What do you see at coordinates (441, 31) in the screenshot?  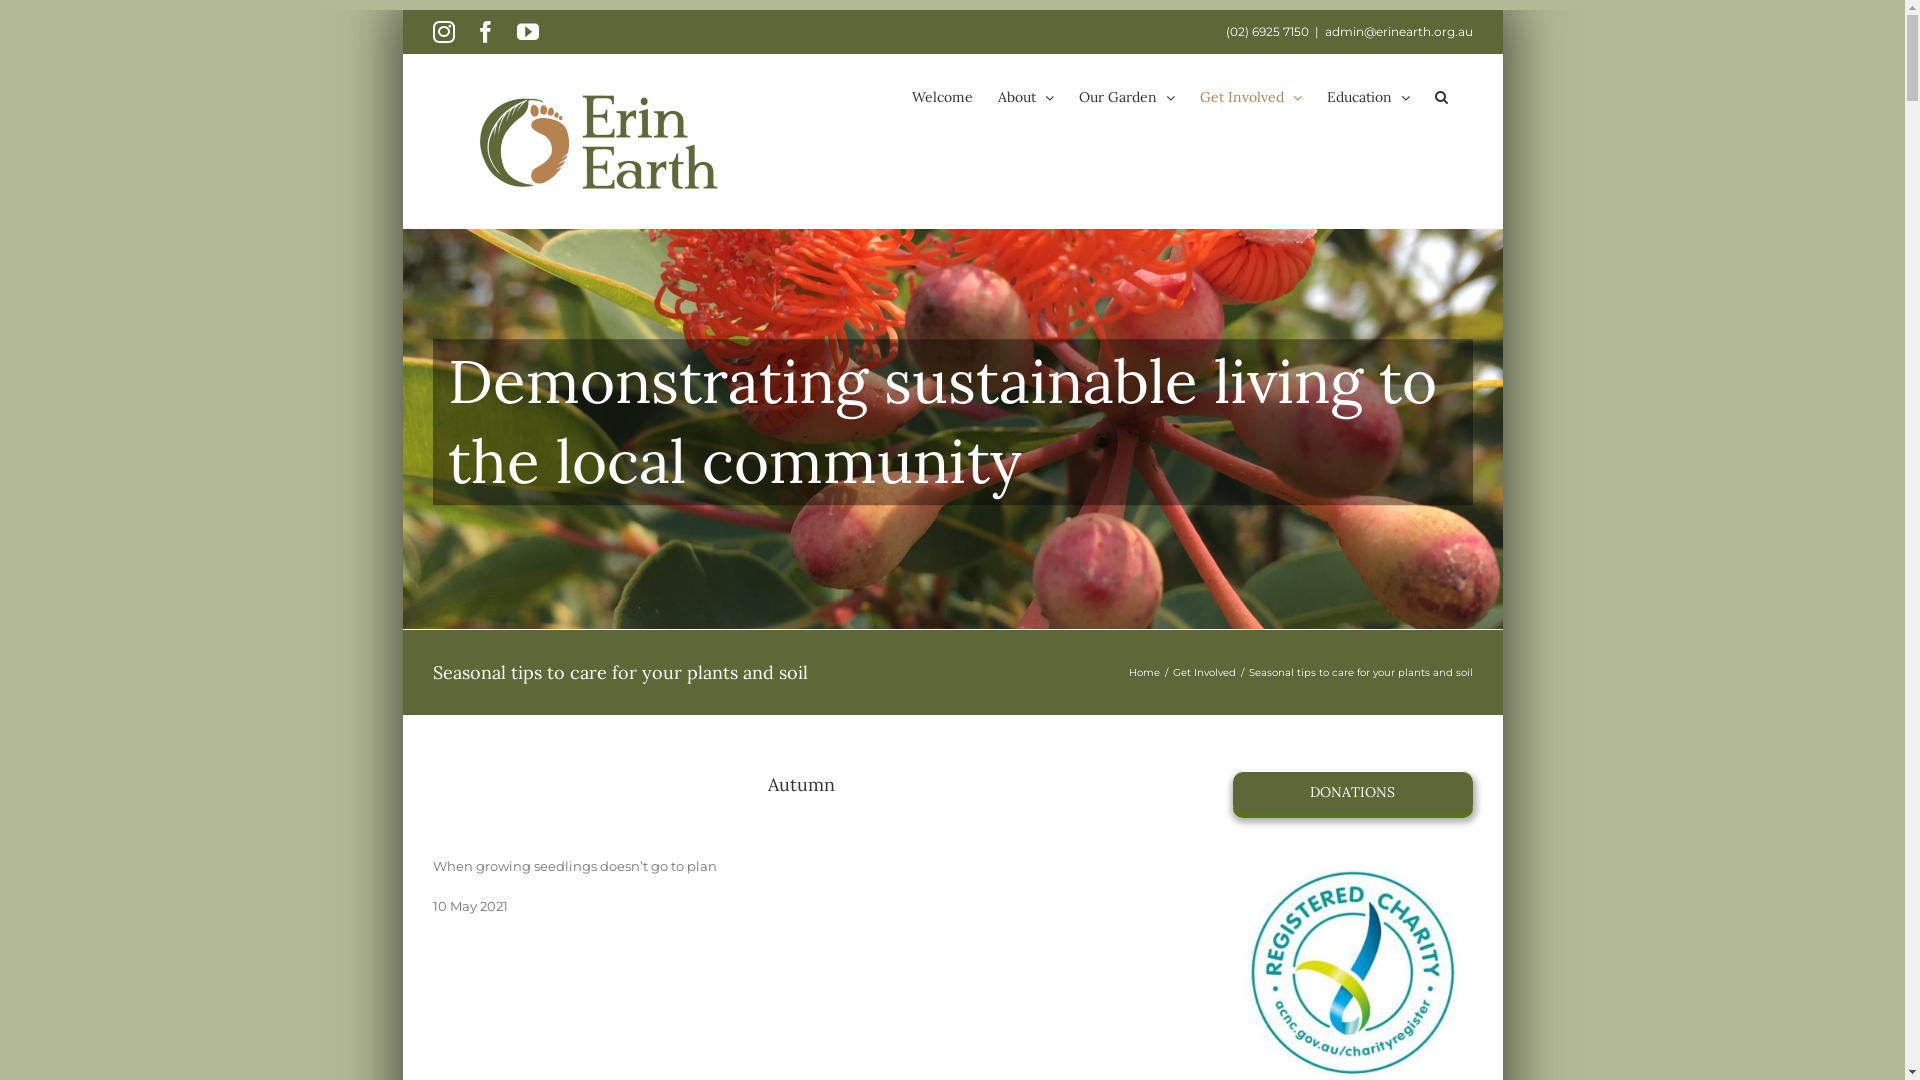 I see `'Instagram'` at bounding box center [441, 31].